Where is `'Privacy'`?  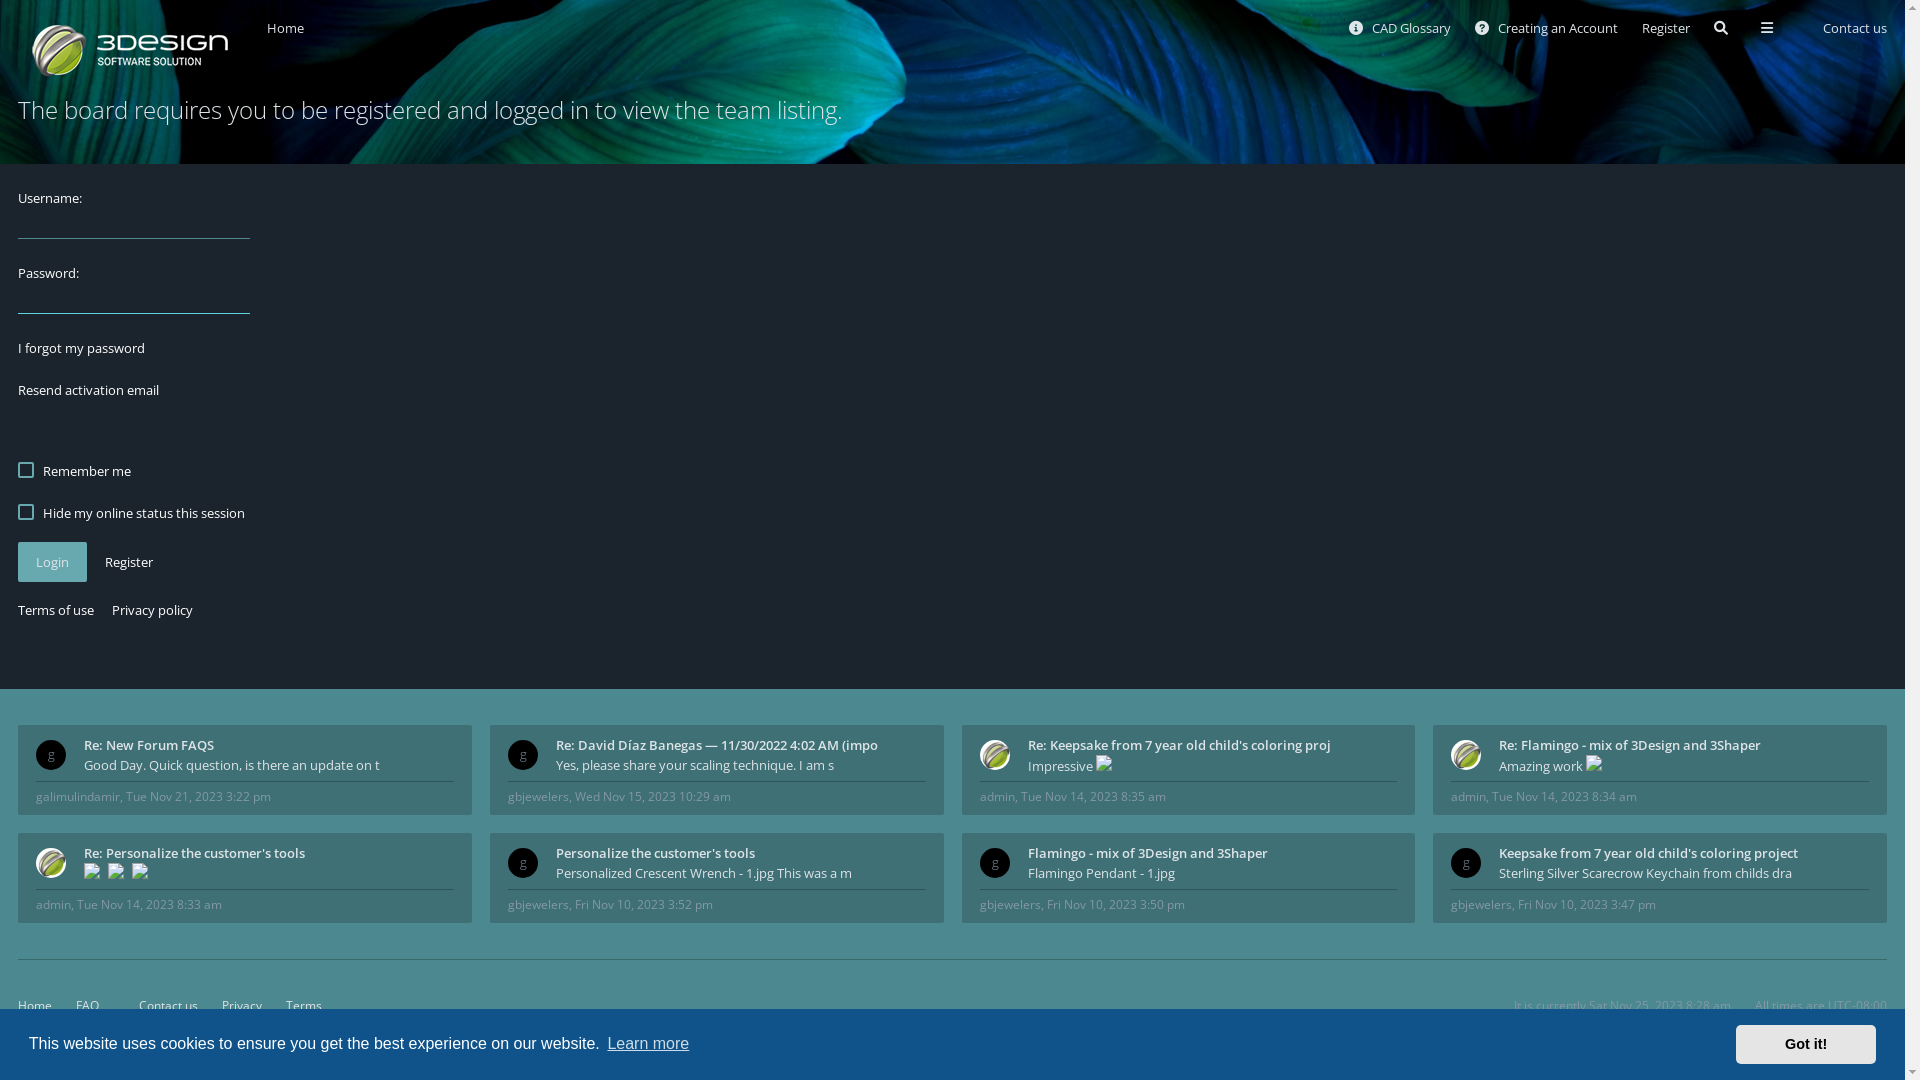 'Privacy' is located at coordinates (240, 1005).